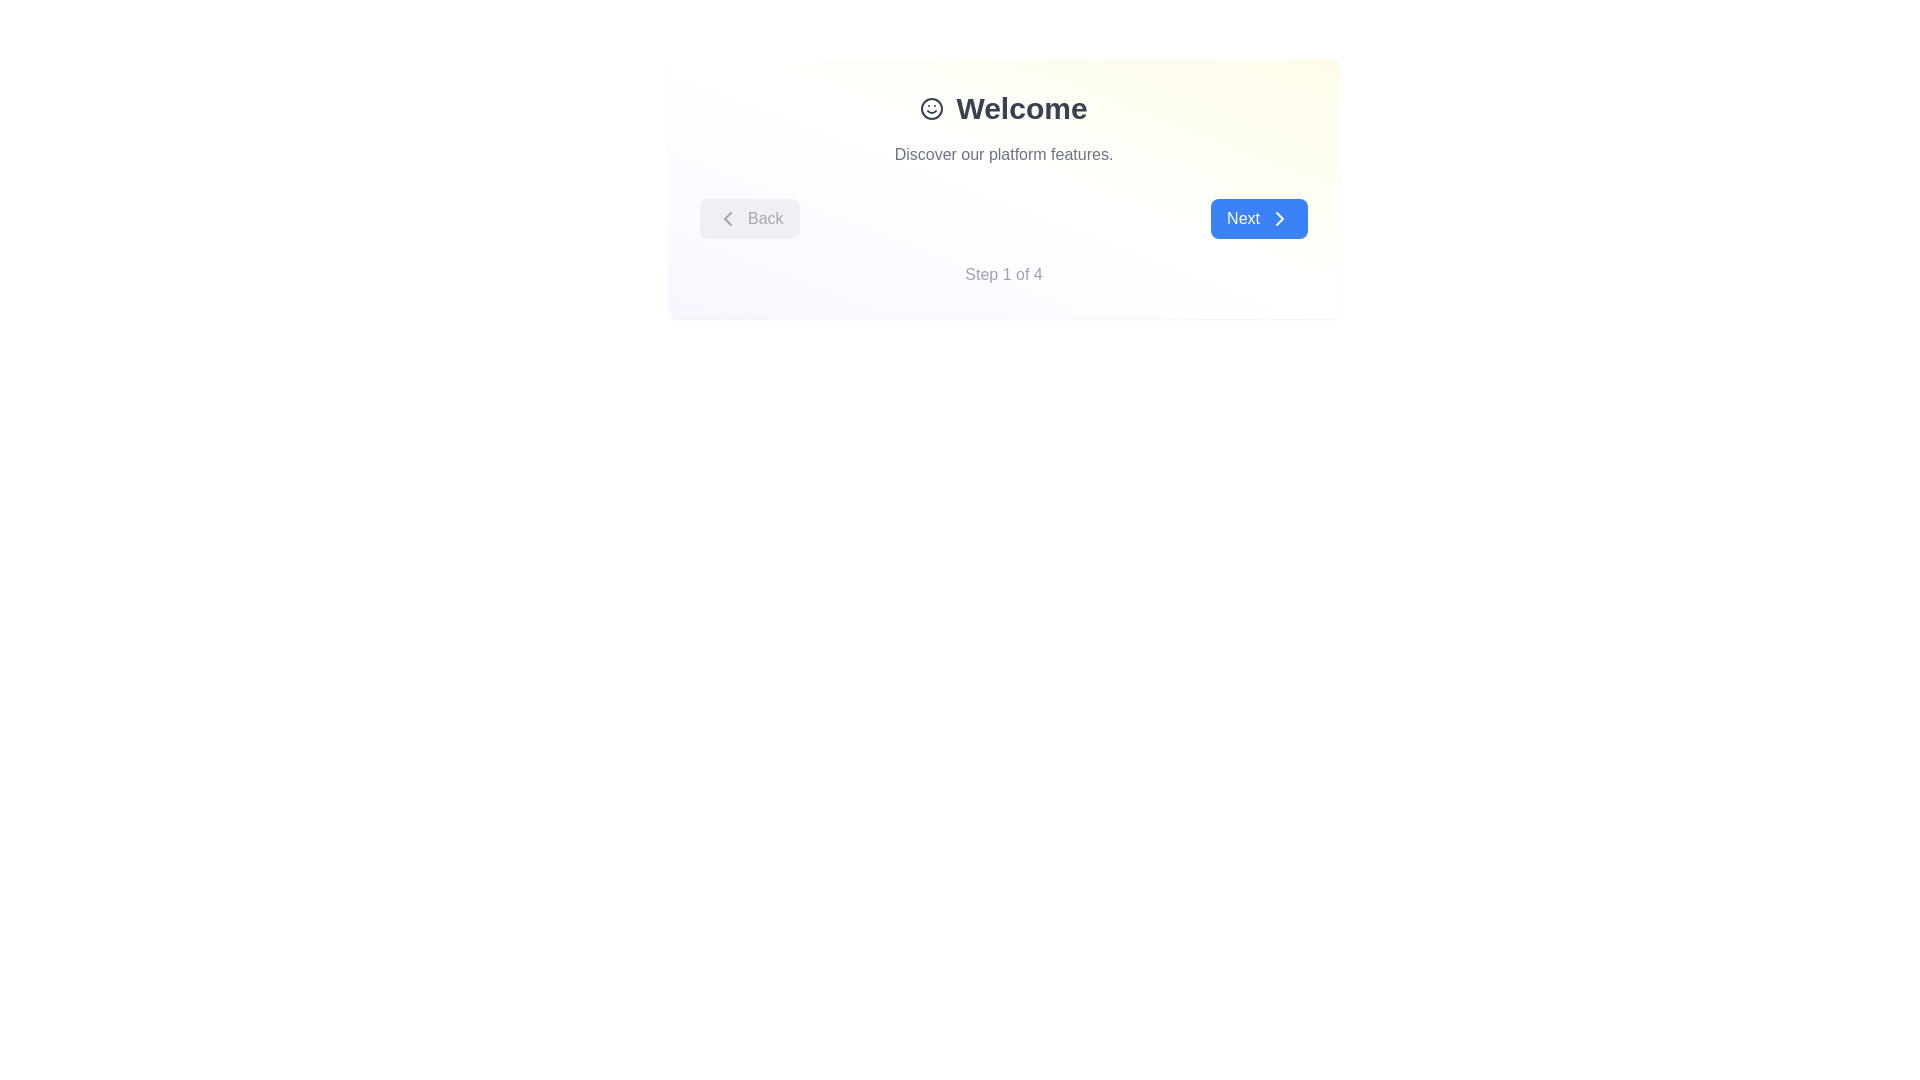 The width and height of the screenshot is (1920, 1080). Describe the element at coordinates (931, 108) in the screenshot. I see `the decorative icon located to the left of the 'Welcome' text at the top of the interface` at that location.